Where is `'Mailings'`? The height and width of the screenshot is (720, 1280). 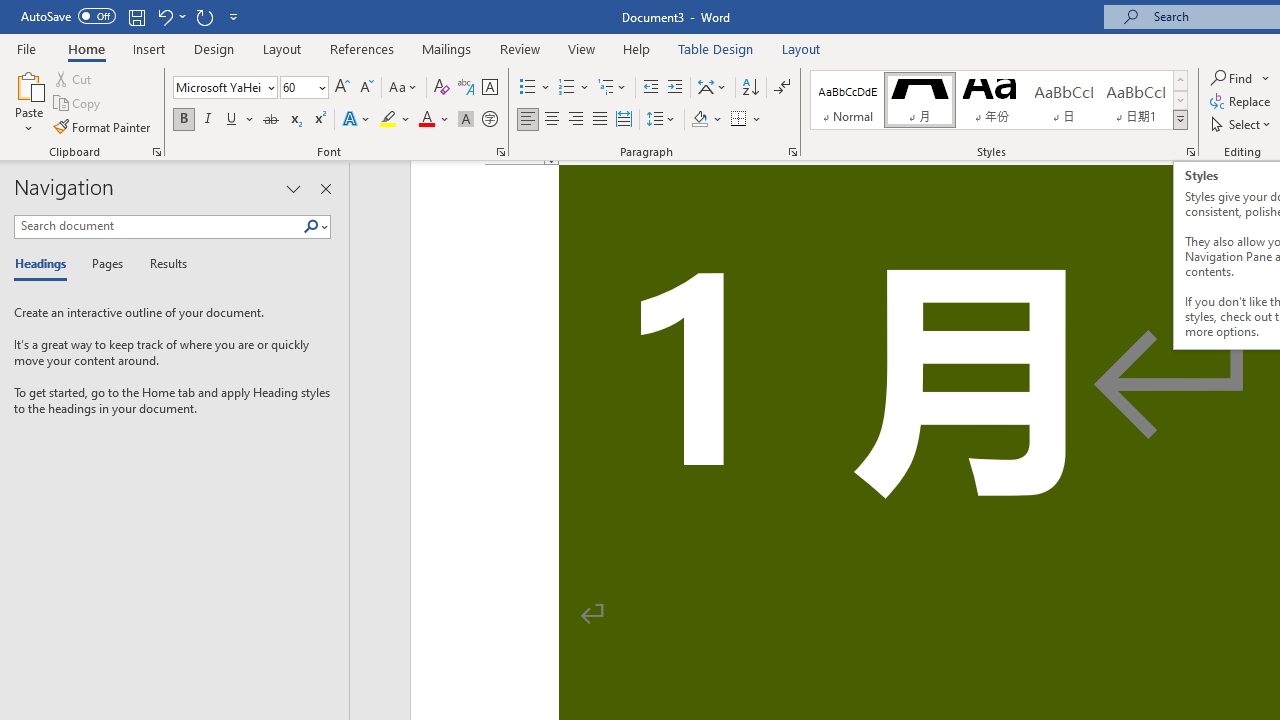 'Mailings' is located at coordinates (446, 48).